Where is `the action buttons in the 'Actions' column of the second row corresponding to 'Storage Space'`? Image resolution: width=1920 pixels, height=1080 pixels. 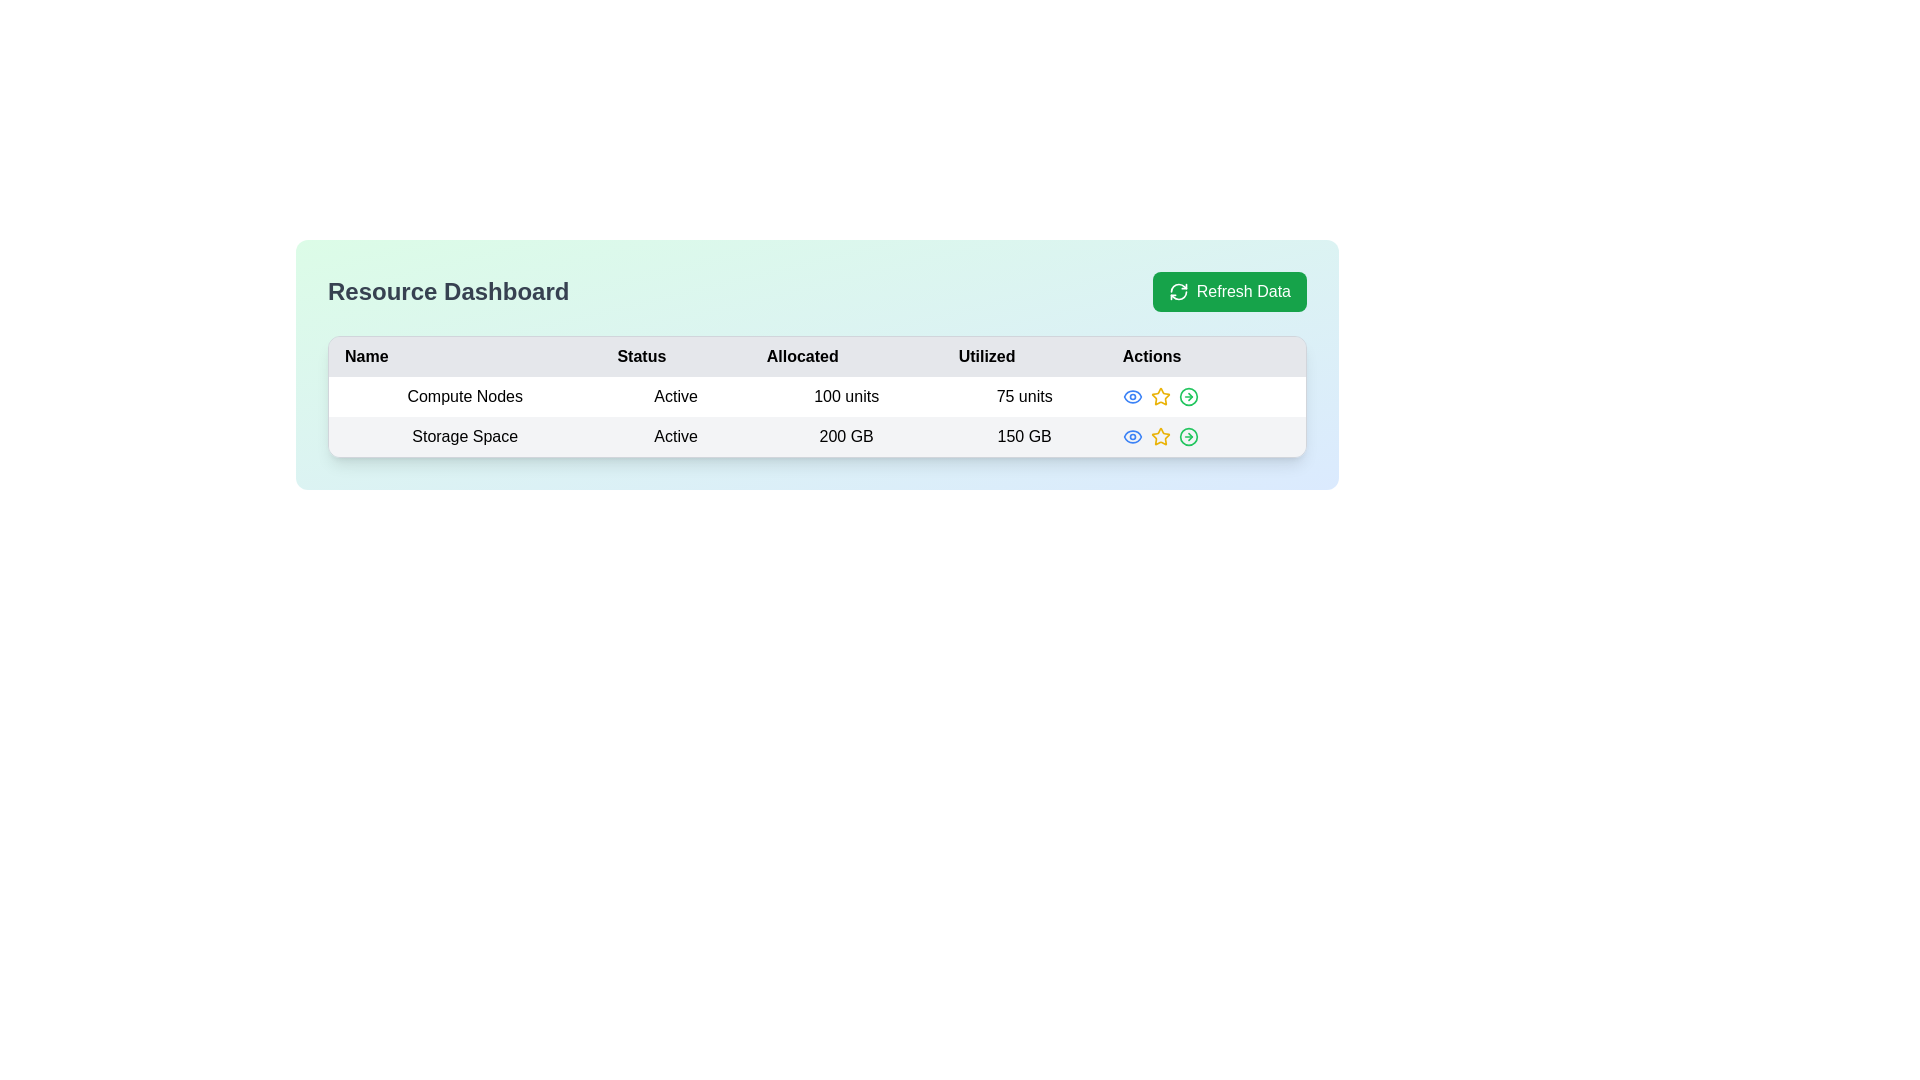
the action buttons in the 'Actions' column of the second row corresponding to 'Storage Space' is located at coordinates (1204, 435).